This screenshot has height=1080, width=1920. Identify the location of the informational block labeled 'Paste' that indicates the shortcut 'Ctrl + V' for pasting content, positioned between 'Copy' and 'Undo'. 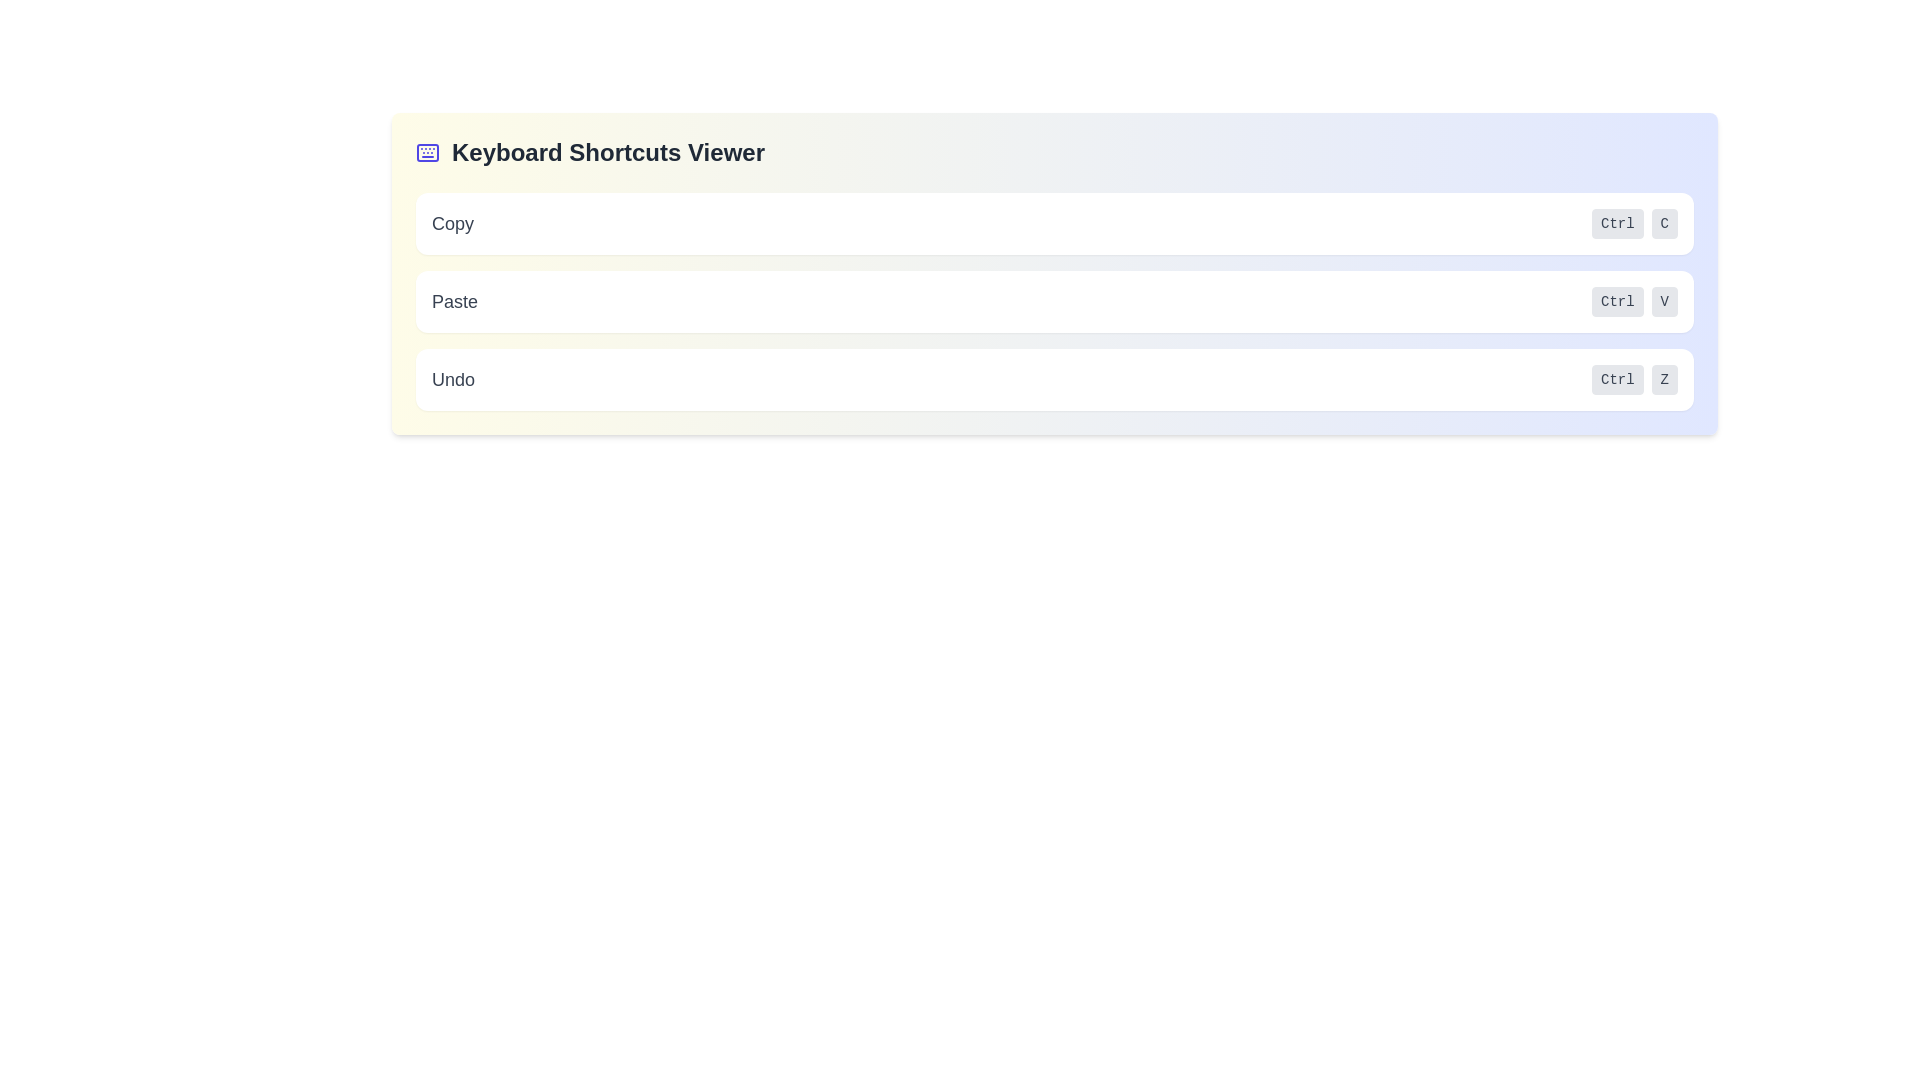
(1054, 301).